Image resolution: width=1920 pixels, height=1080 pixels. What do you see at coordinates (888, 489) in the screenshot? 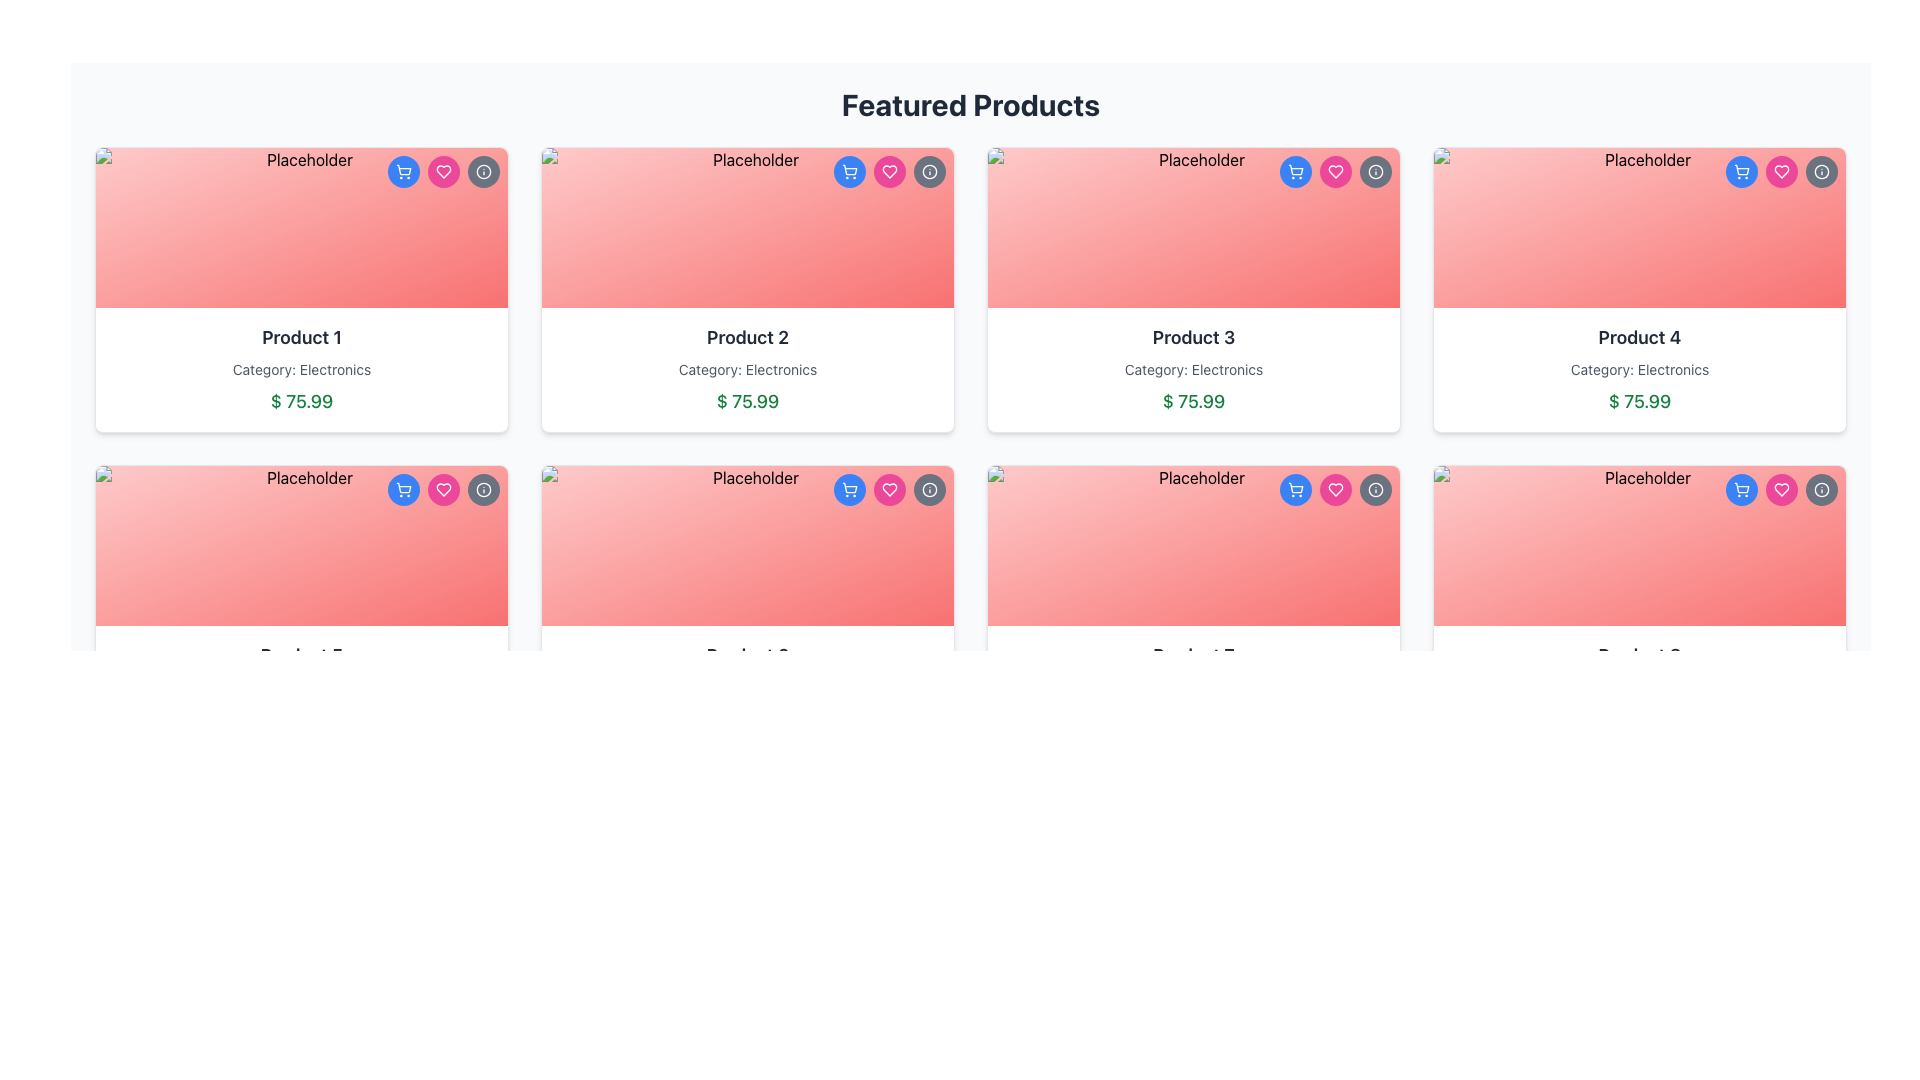
I see `the heart-shaped icon filled with pink color in the header section of the product item card to mark the product as a favorite` at bounding box center [888, 489].